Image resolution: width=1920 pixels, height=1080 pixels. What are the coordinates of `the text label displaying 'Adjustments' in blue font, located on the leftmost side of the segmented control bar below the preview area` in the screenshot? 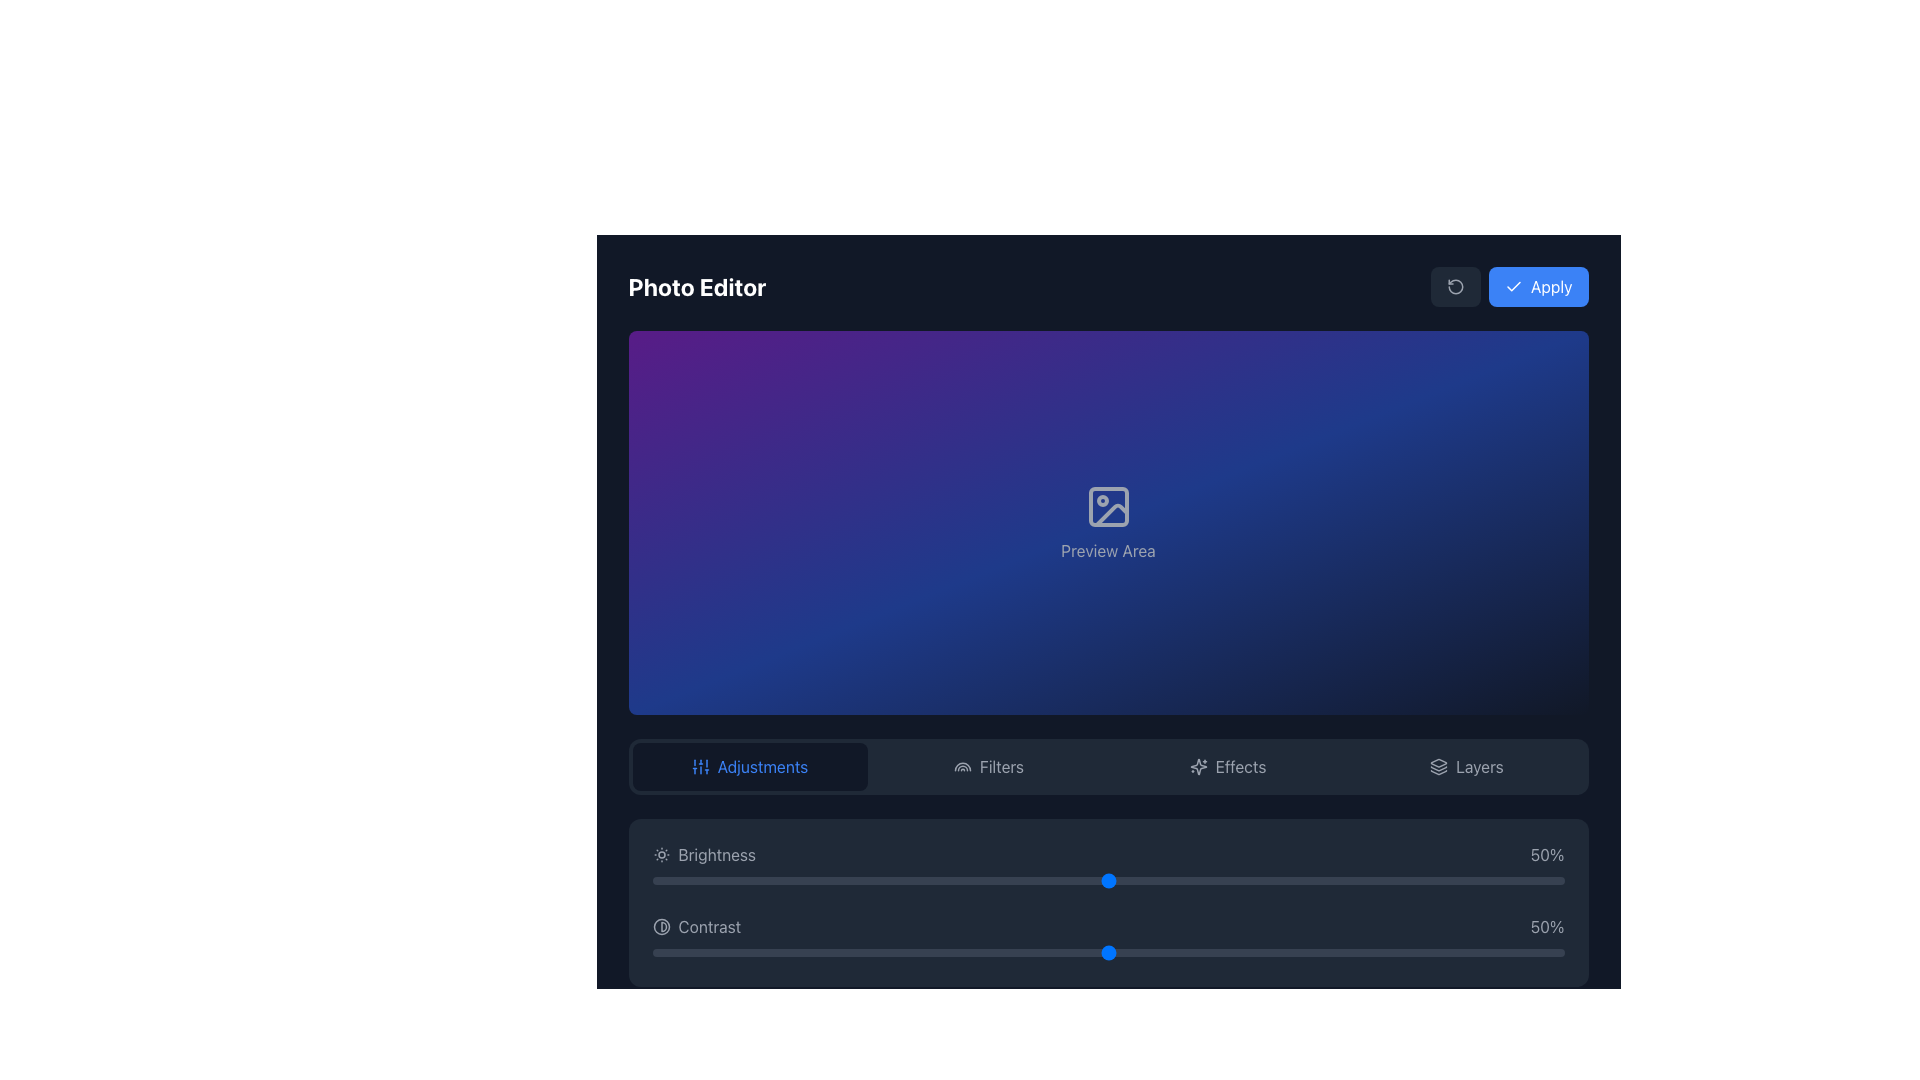 It's located at (762, 766).